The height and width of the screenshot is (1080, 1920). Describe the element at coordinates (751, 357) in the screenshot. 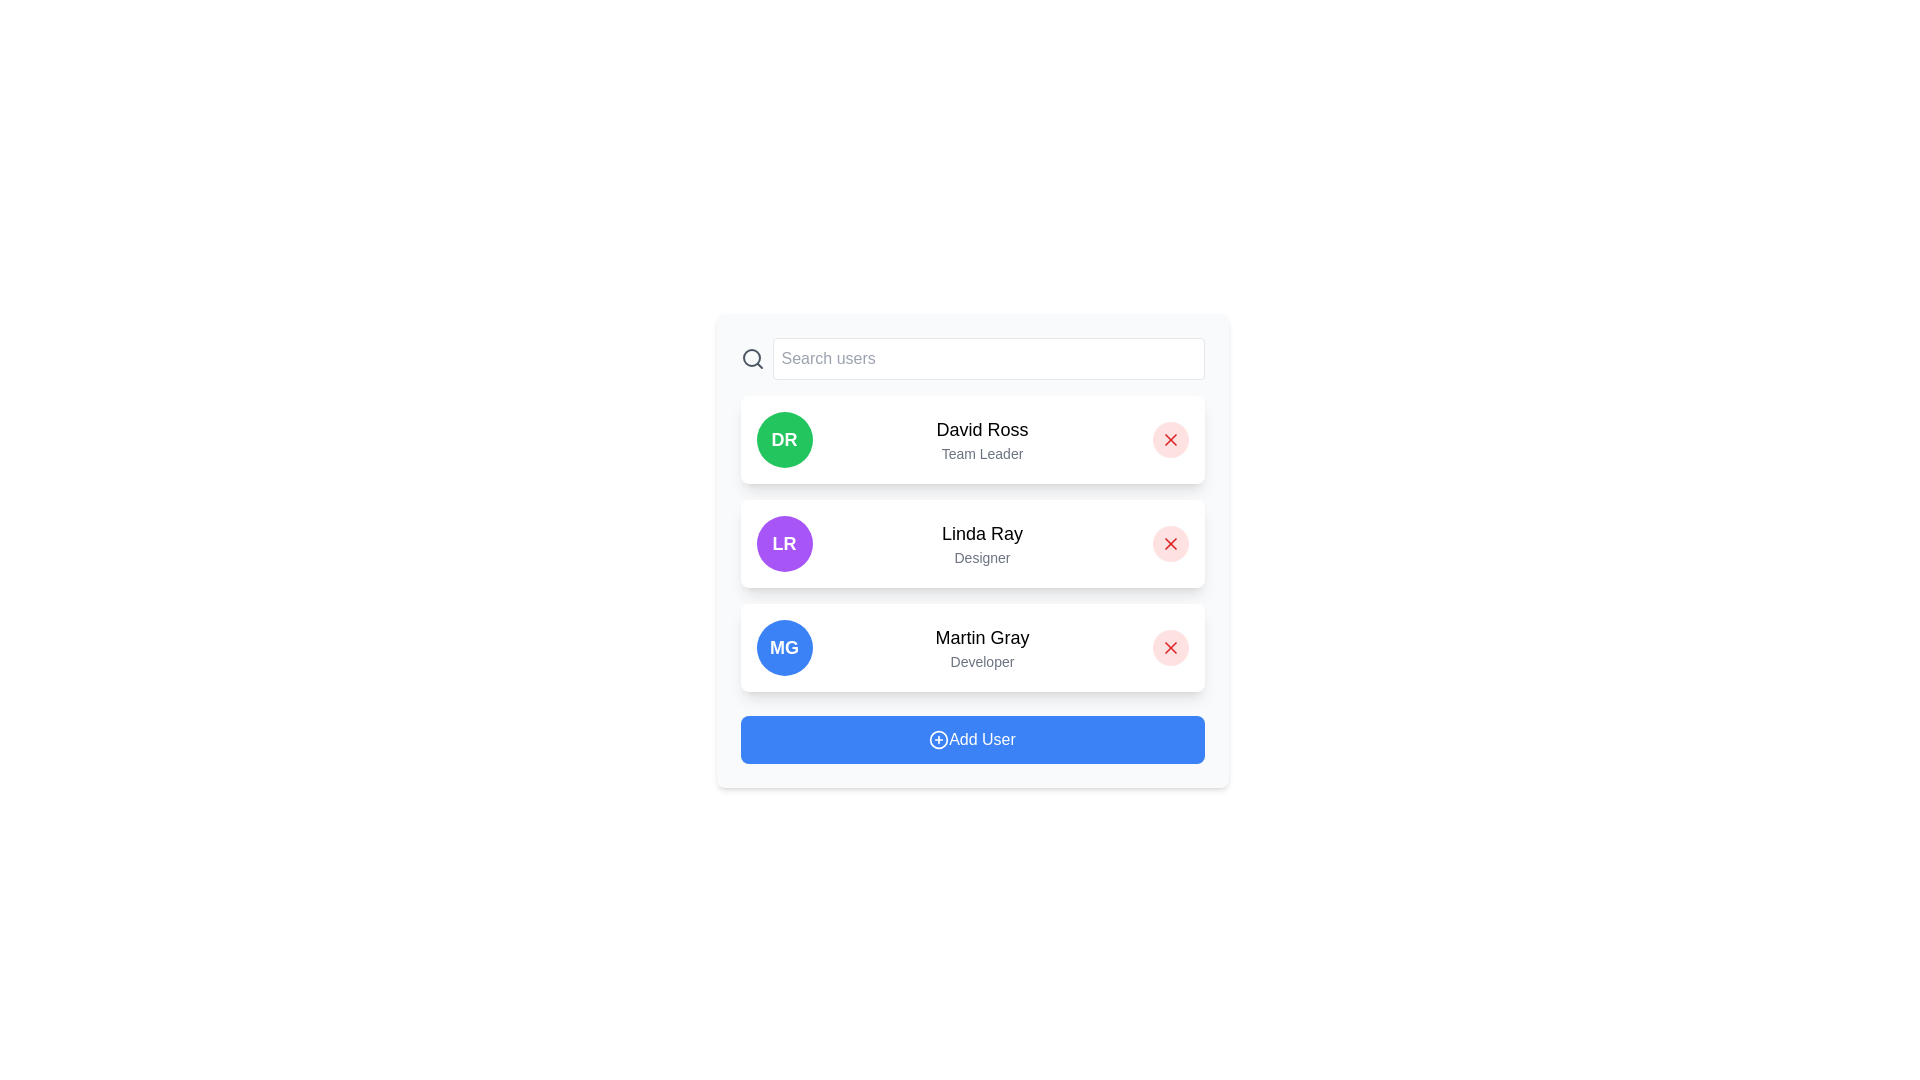

I see `the visually styled gray magnifying glass icon located to the left of the search input field to initiate a search` at that location.